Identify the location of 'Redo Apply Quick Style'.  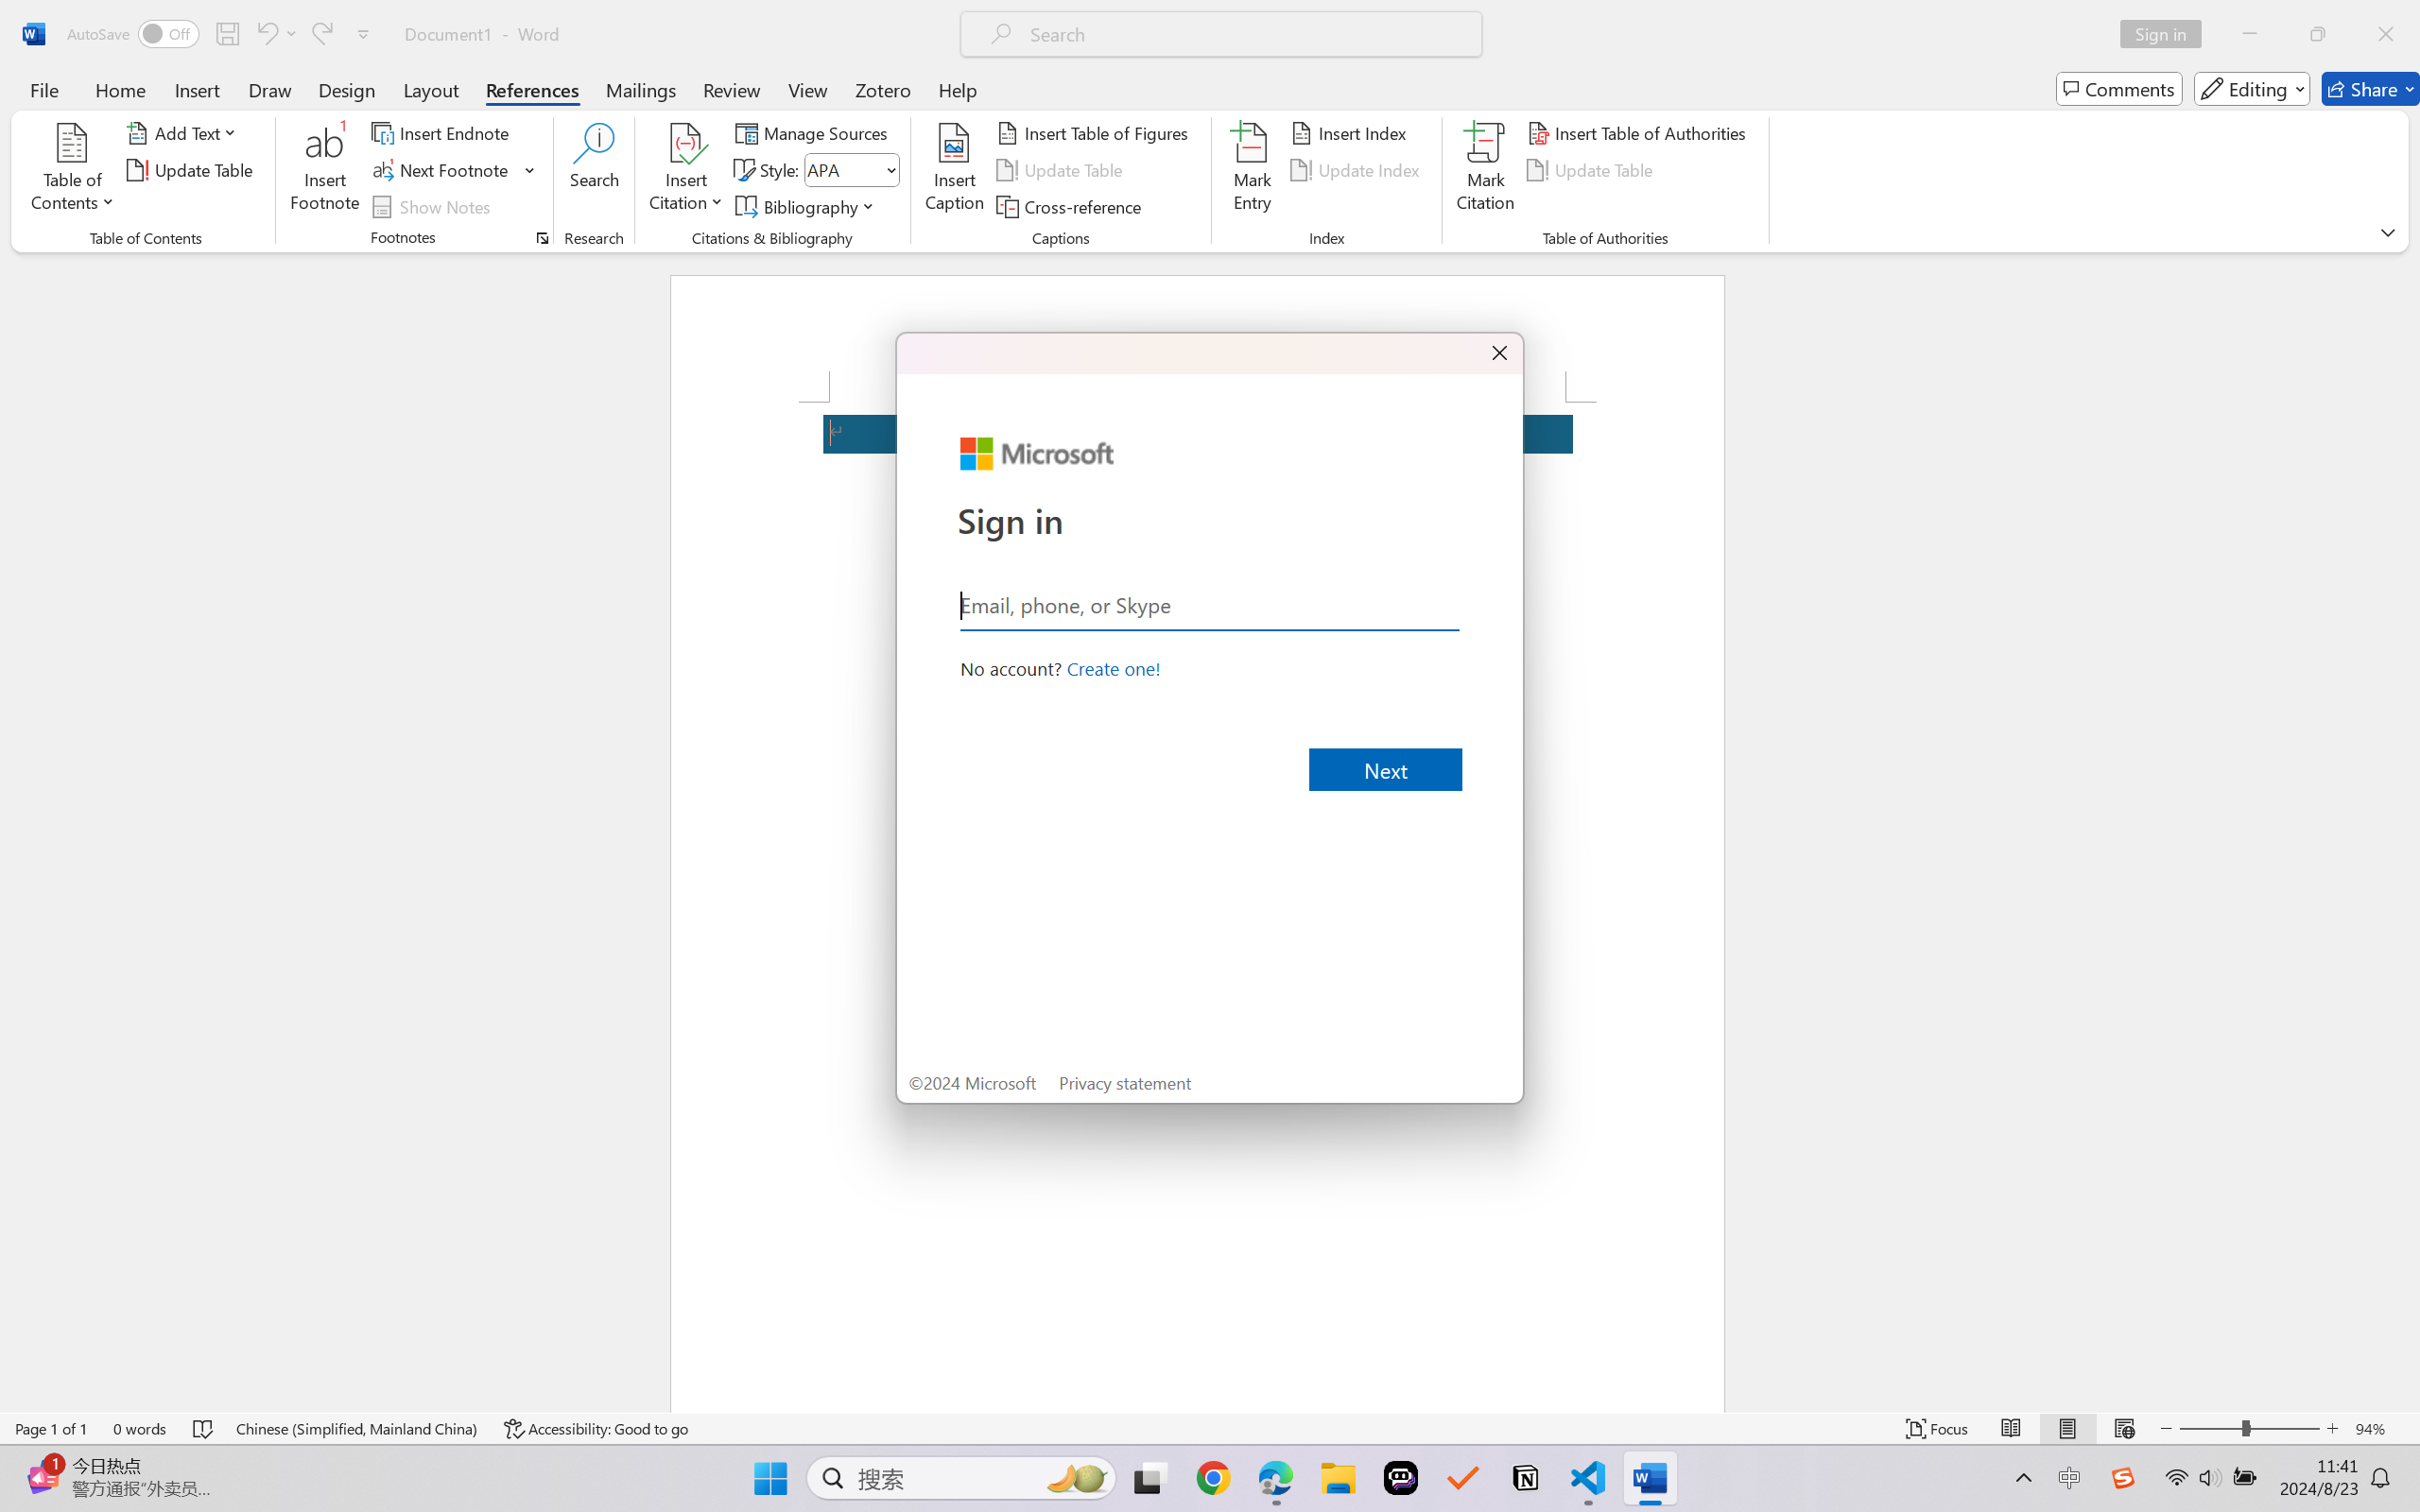
(320, 33).